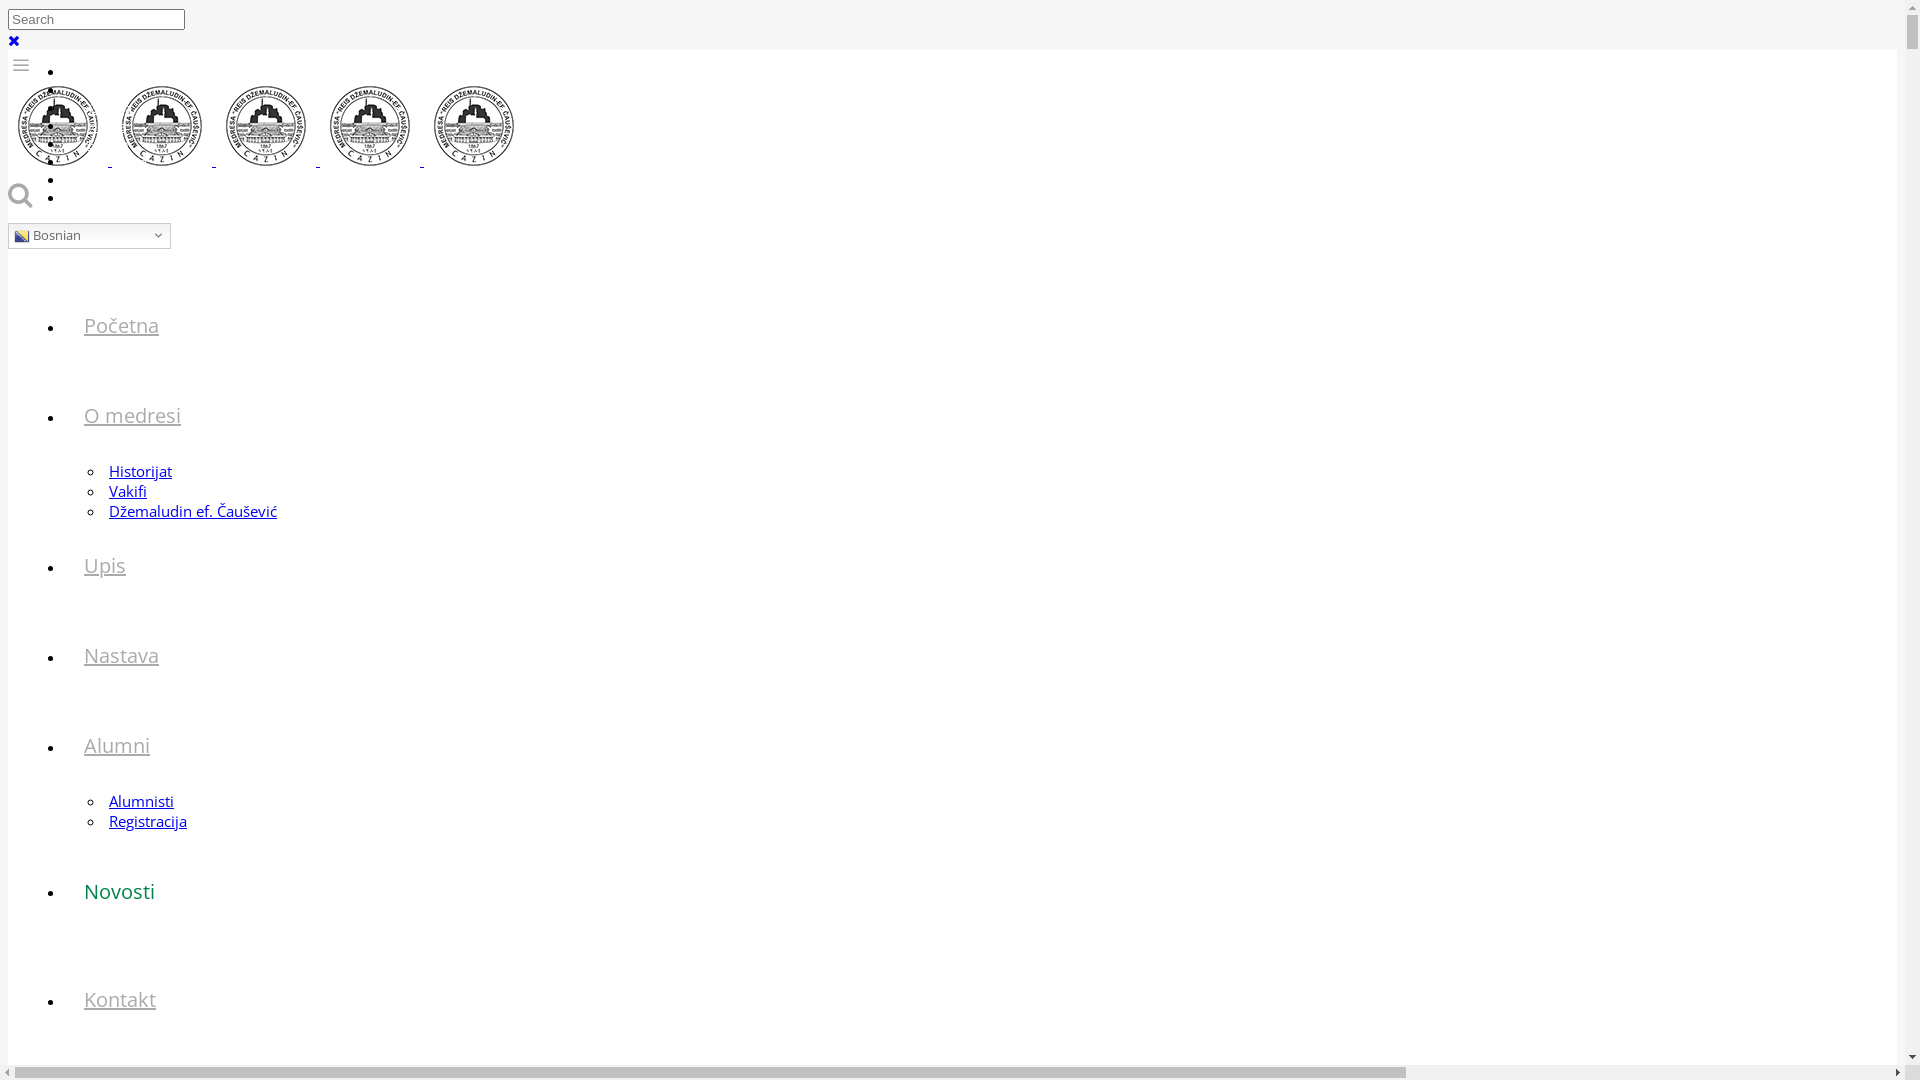 The height and width of the screenshot is (1080, 1920). I want to click on 'Novosti', so click(118, 889).